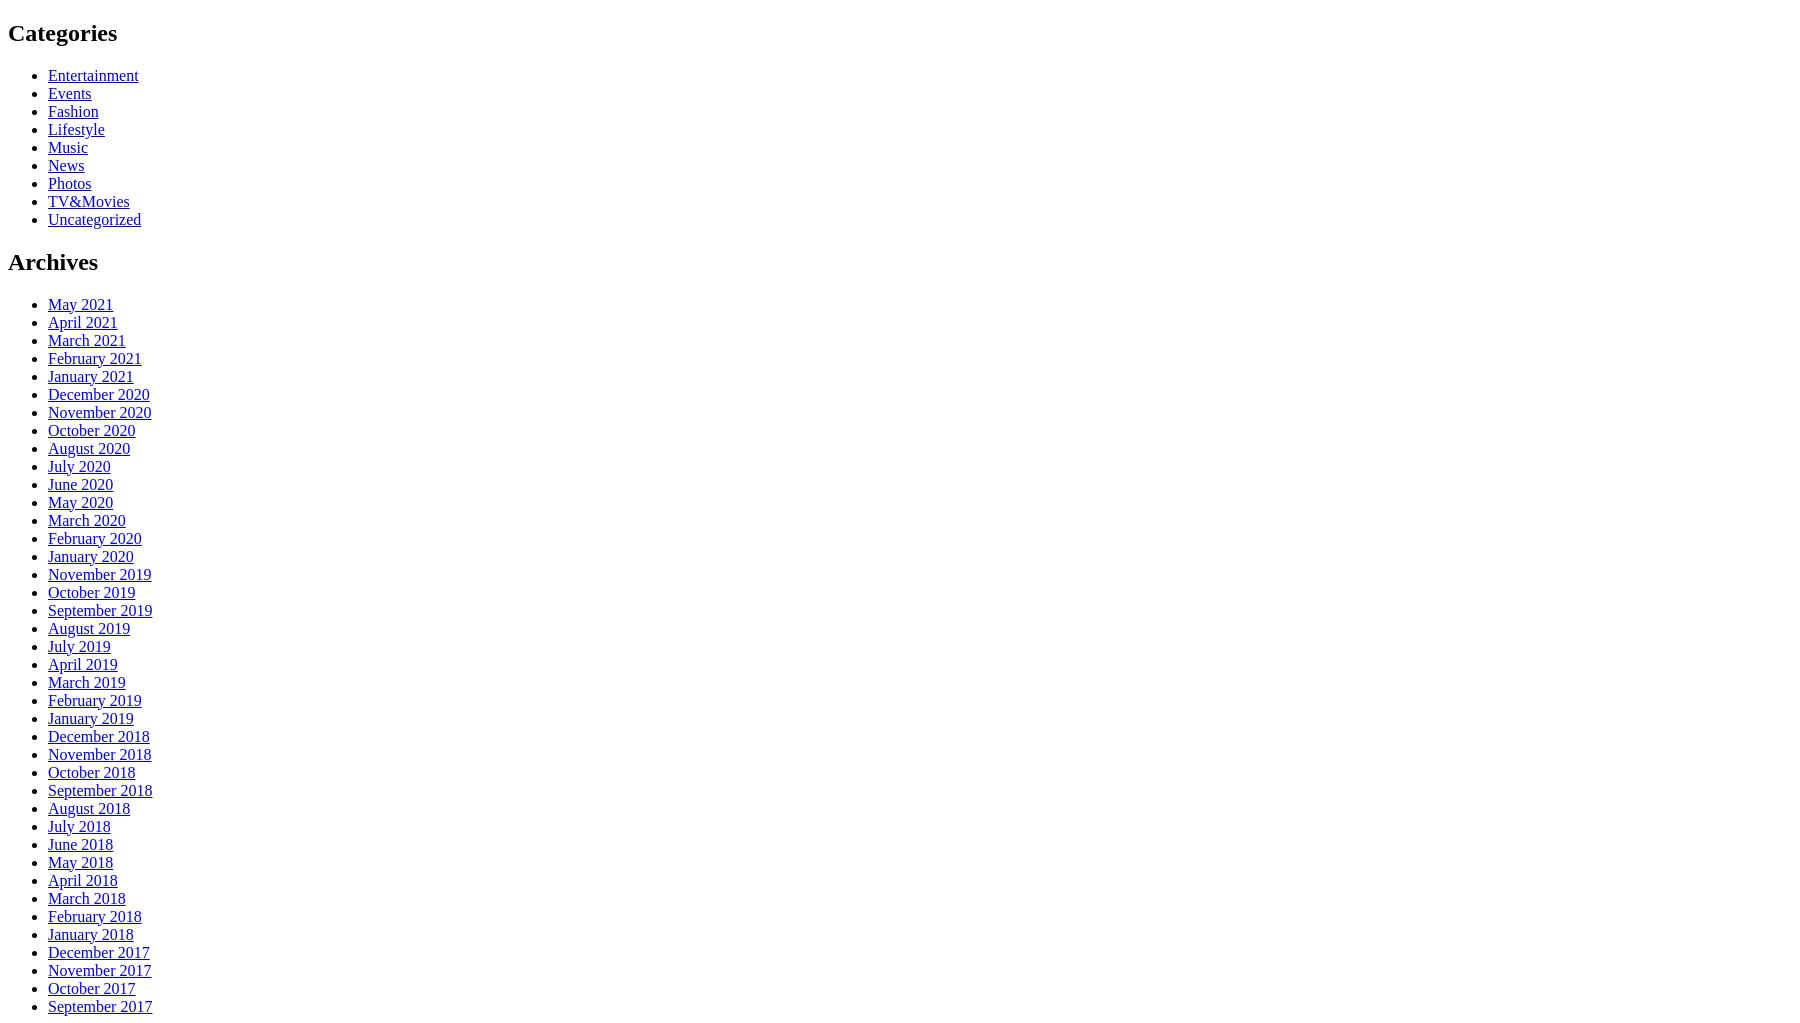 This screenshot has width=1800, height=1023. Describe the element at coordinates (93, 217) in the screenshot. I see `'Uncategorized'` at that location.